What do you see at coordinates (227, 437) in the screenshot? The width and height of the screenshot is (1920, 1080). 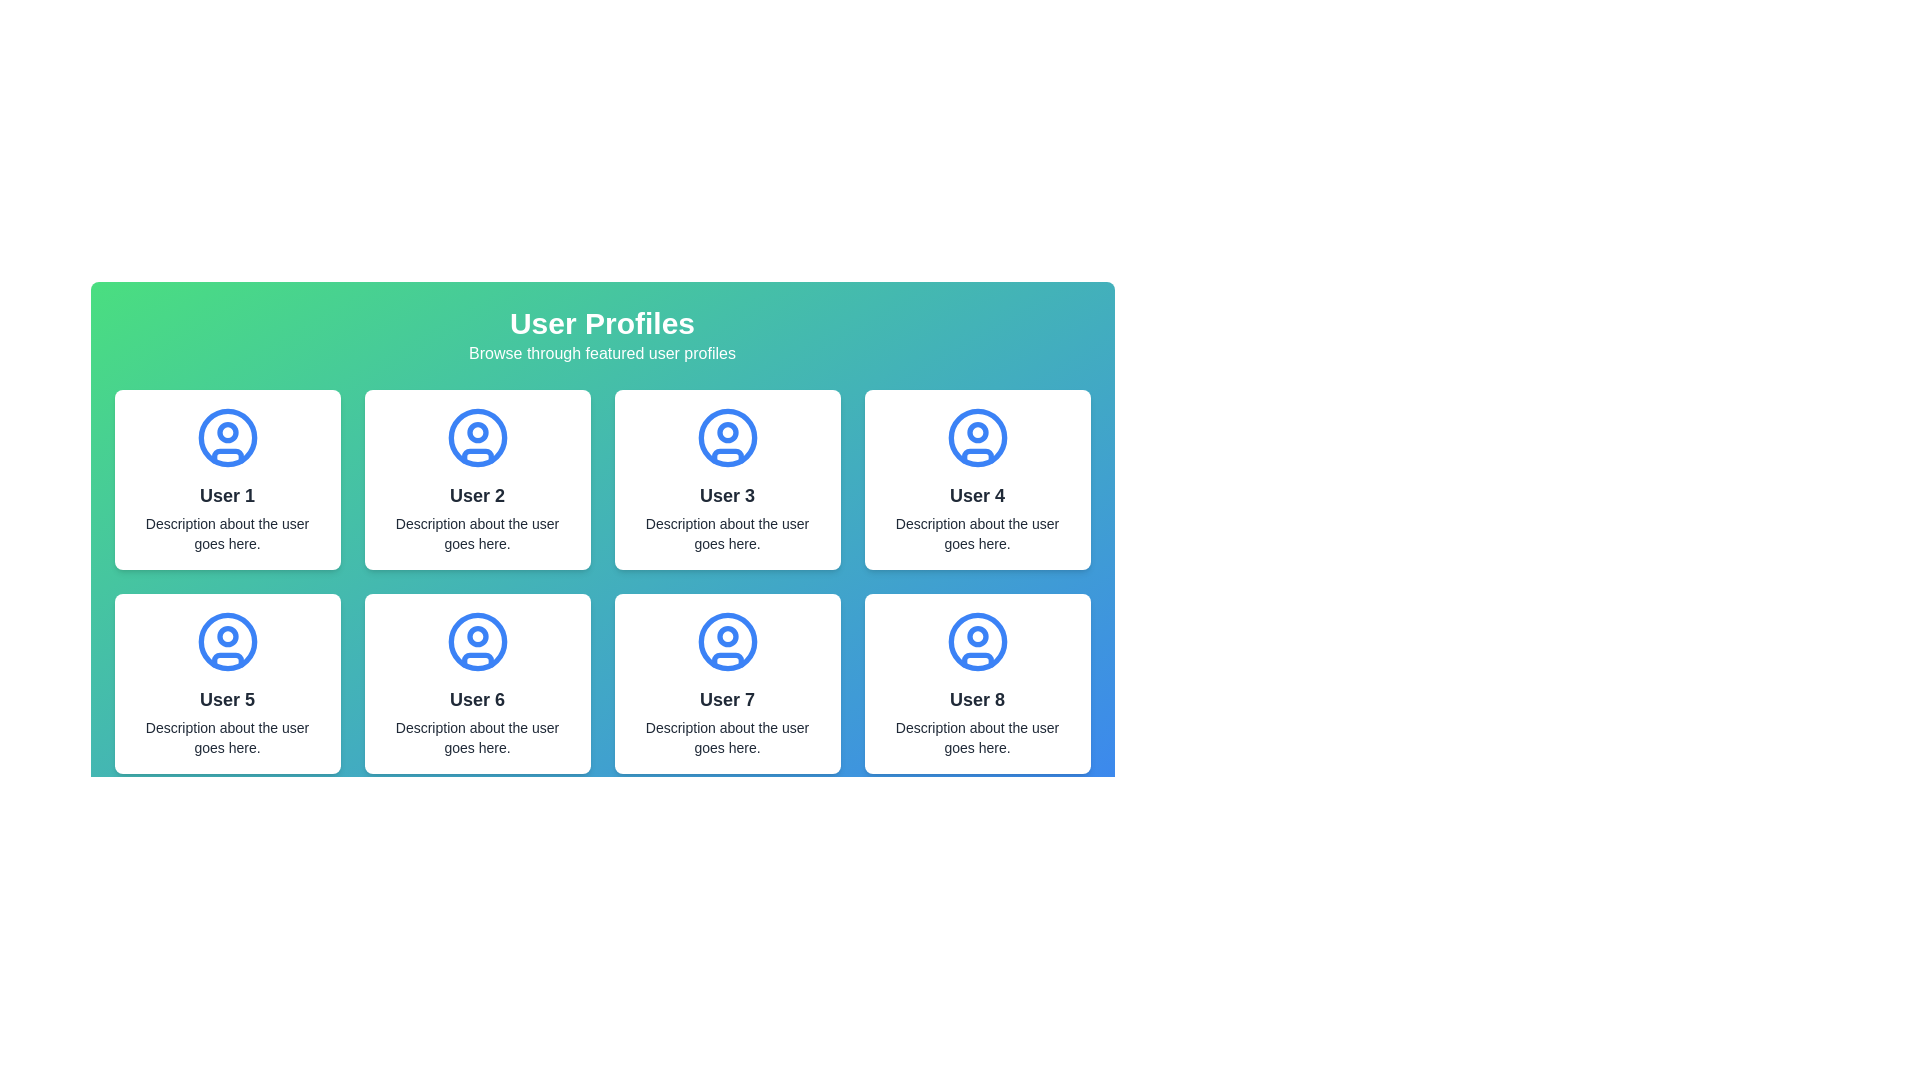 I see `the SVG Circle element that serves as the outer border of the circular user icon for User 1, located in the top-left user card in the grid` at bounding box center [227, 437].